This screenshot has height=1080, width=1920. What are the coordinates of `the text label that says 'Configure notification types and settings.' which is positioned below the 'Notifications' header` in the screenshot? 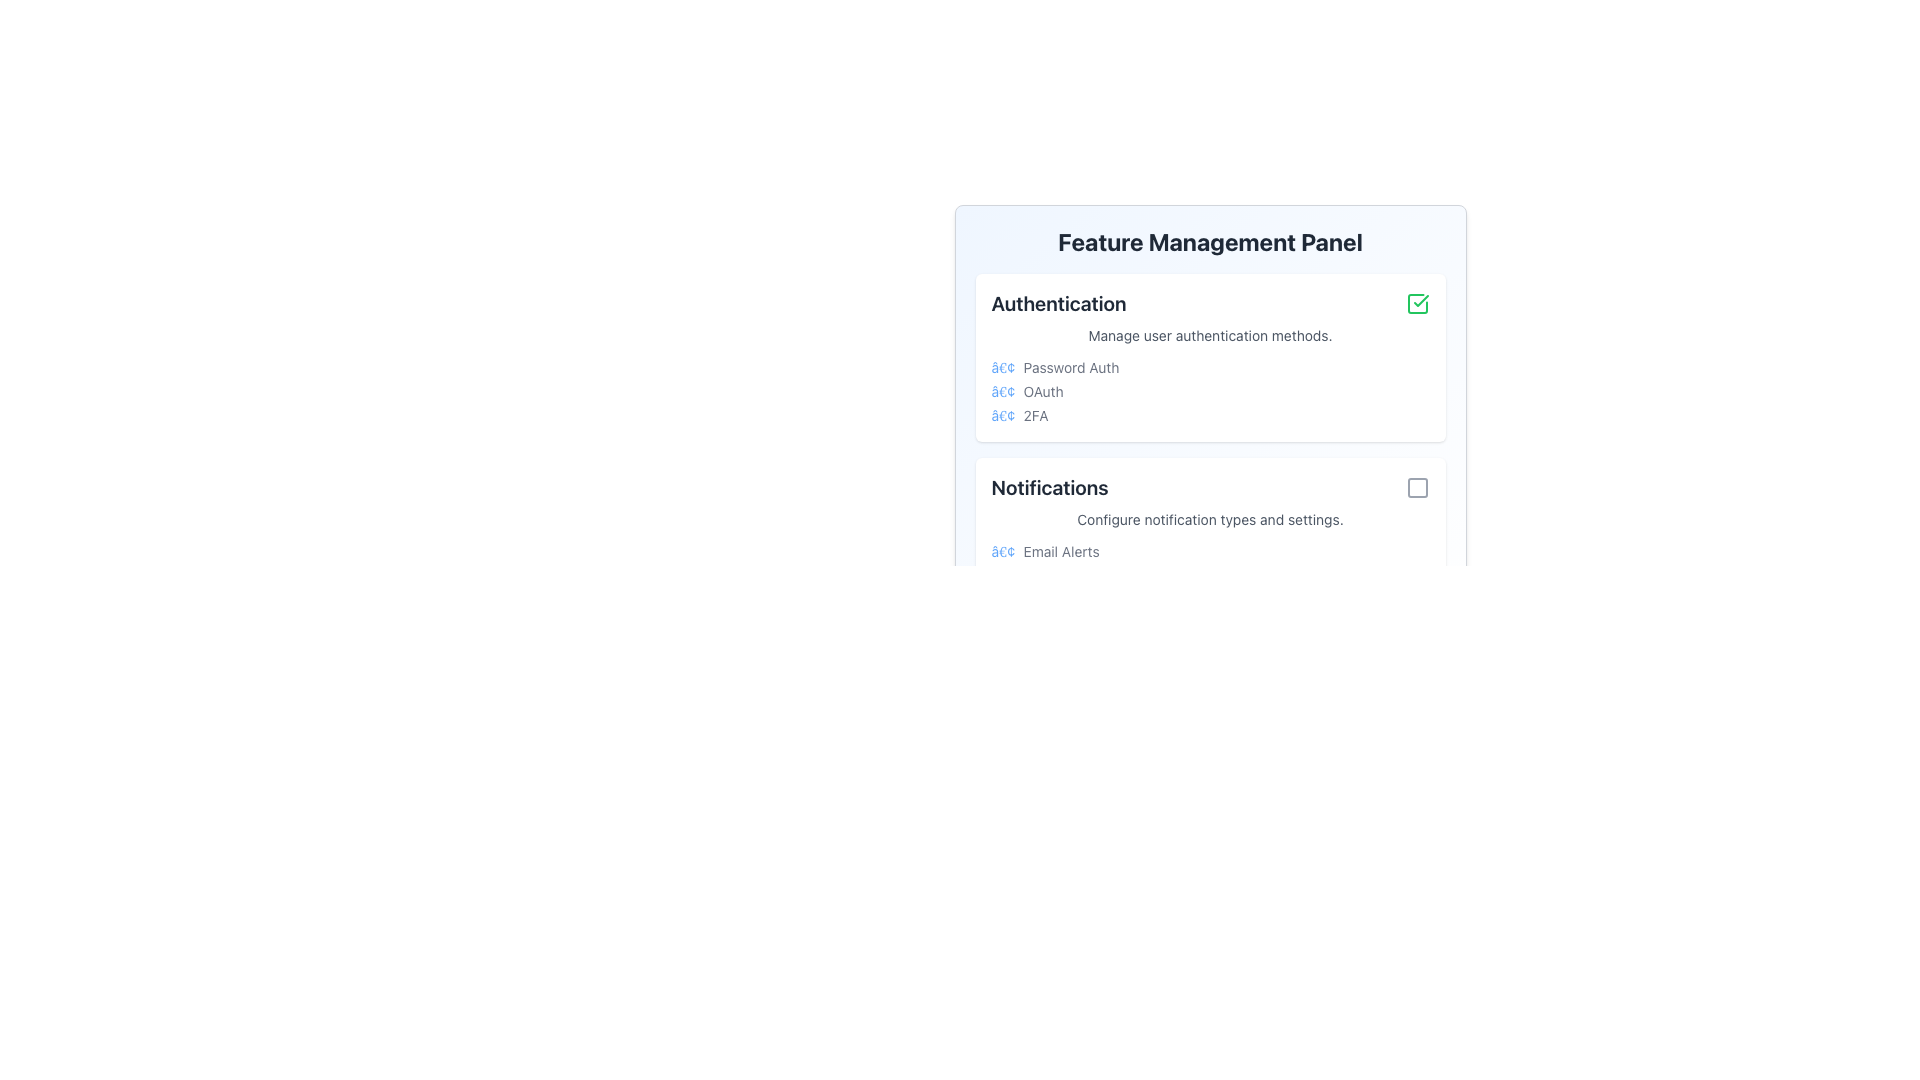 It's located at (1209, 519).